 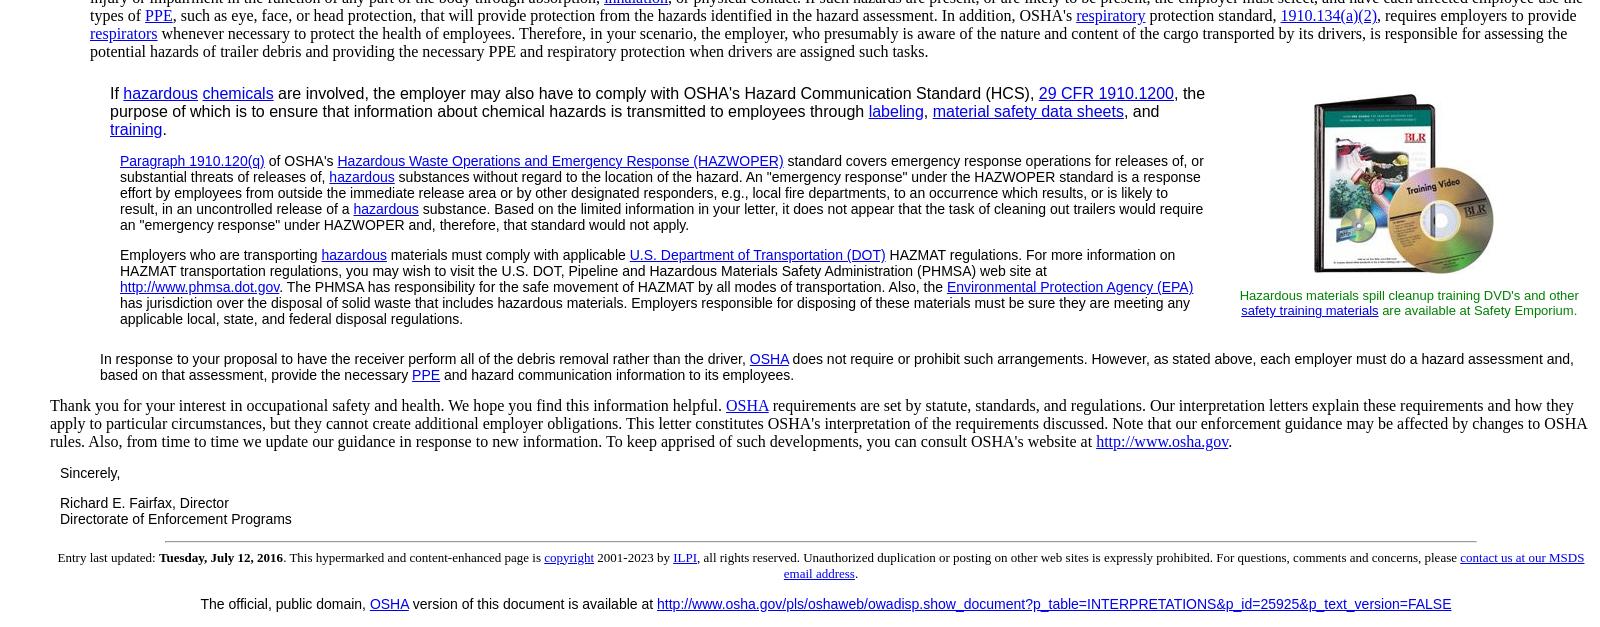 What do you see at coordinates (1211, 14) in the screenshot?
I see `'protection standard,'` at bounding box center [1211, 14].